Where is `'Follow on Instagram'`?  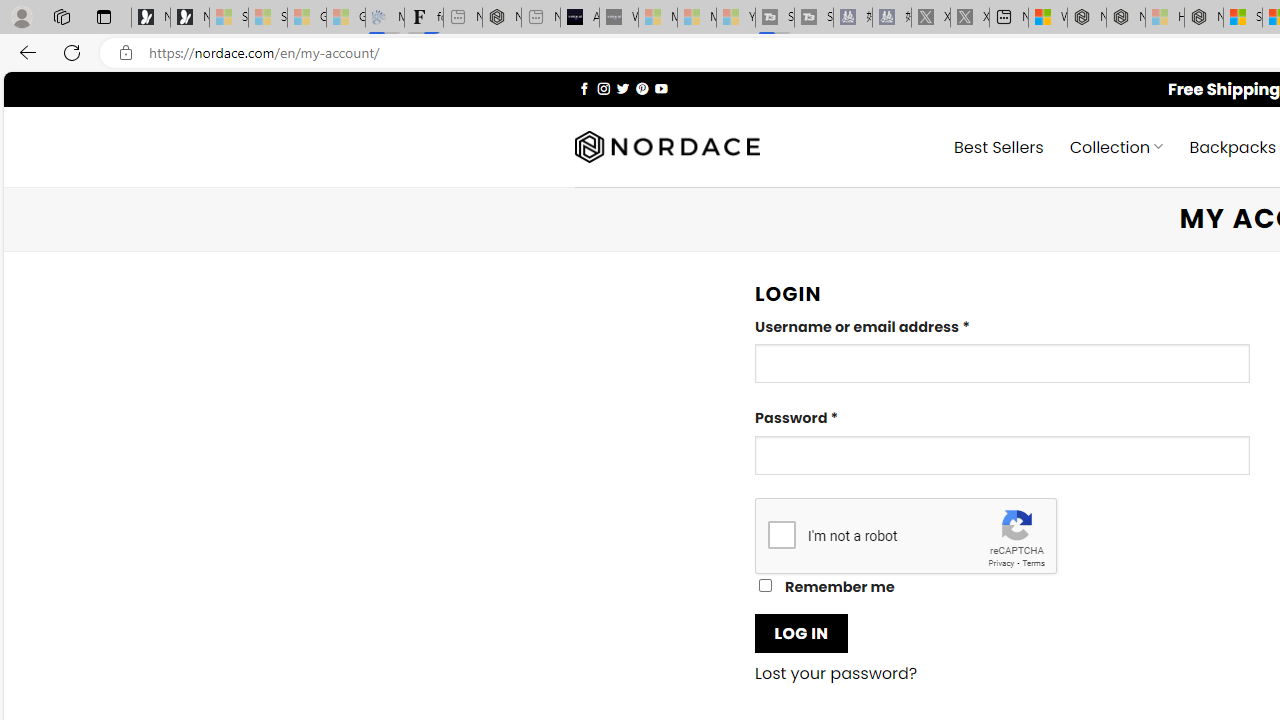 'Follow on Instagram' is located at coordinates (602, 87).